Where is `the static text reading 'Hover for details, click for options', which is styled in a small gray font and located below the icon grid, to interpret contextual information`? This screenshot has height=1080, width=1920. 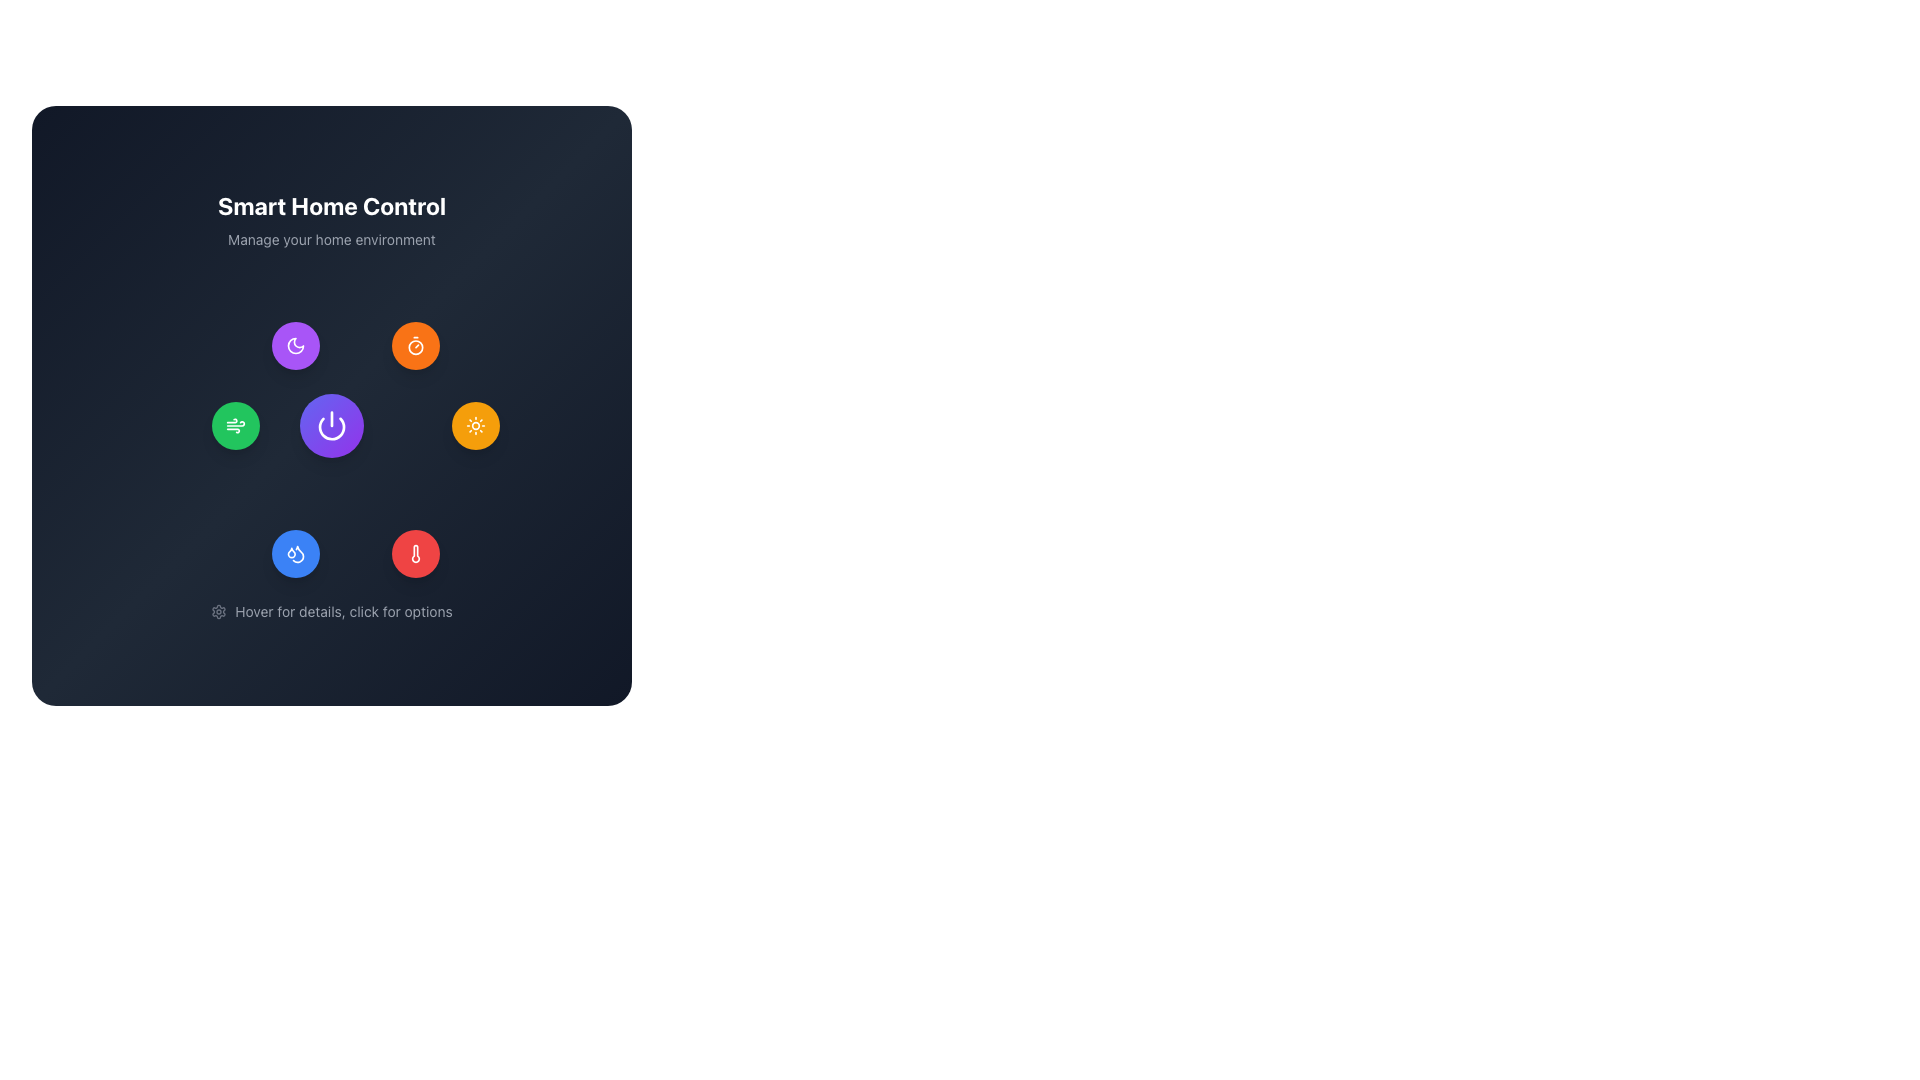 the static text reading 'Hover for details, click for options', which is styled in a small gray font and located below the icon grid, to interpret contextual information is located at coordinates (344, 611).